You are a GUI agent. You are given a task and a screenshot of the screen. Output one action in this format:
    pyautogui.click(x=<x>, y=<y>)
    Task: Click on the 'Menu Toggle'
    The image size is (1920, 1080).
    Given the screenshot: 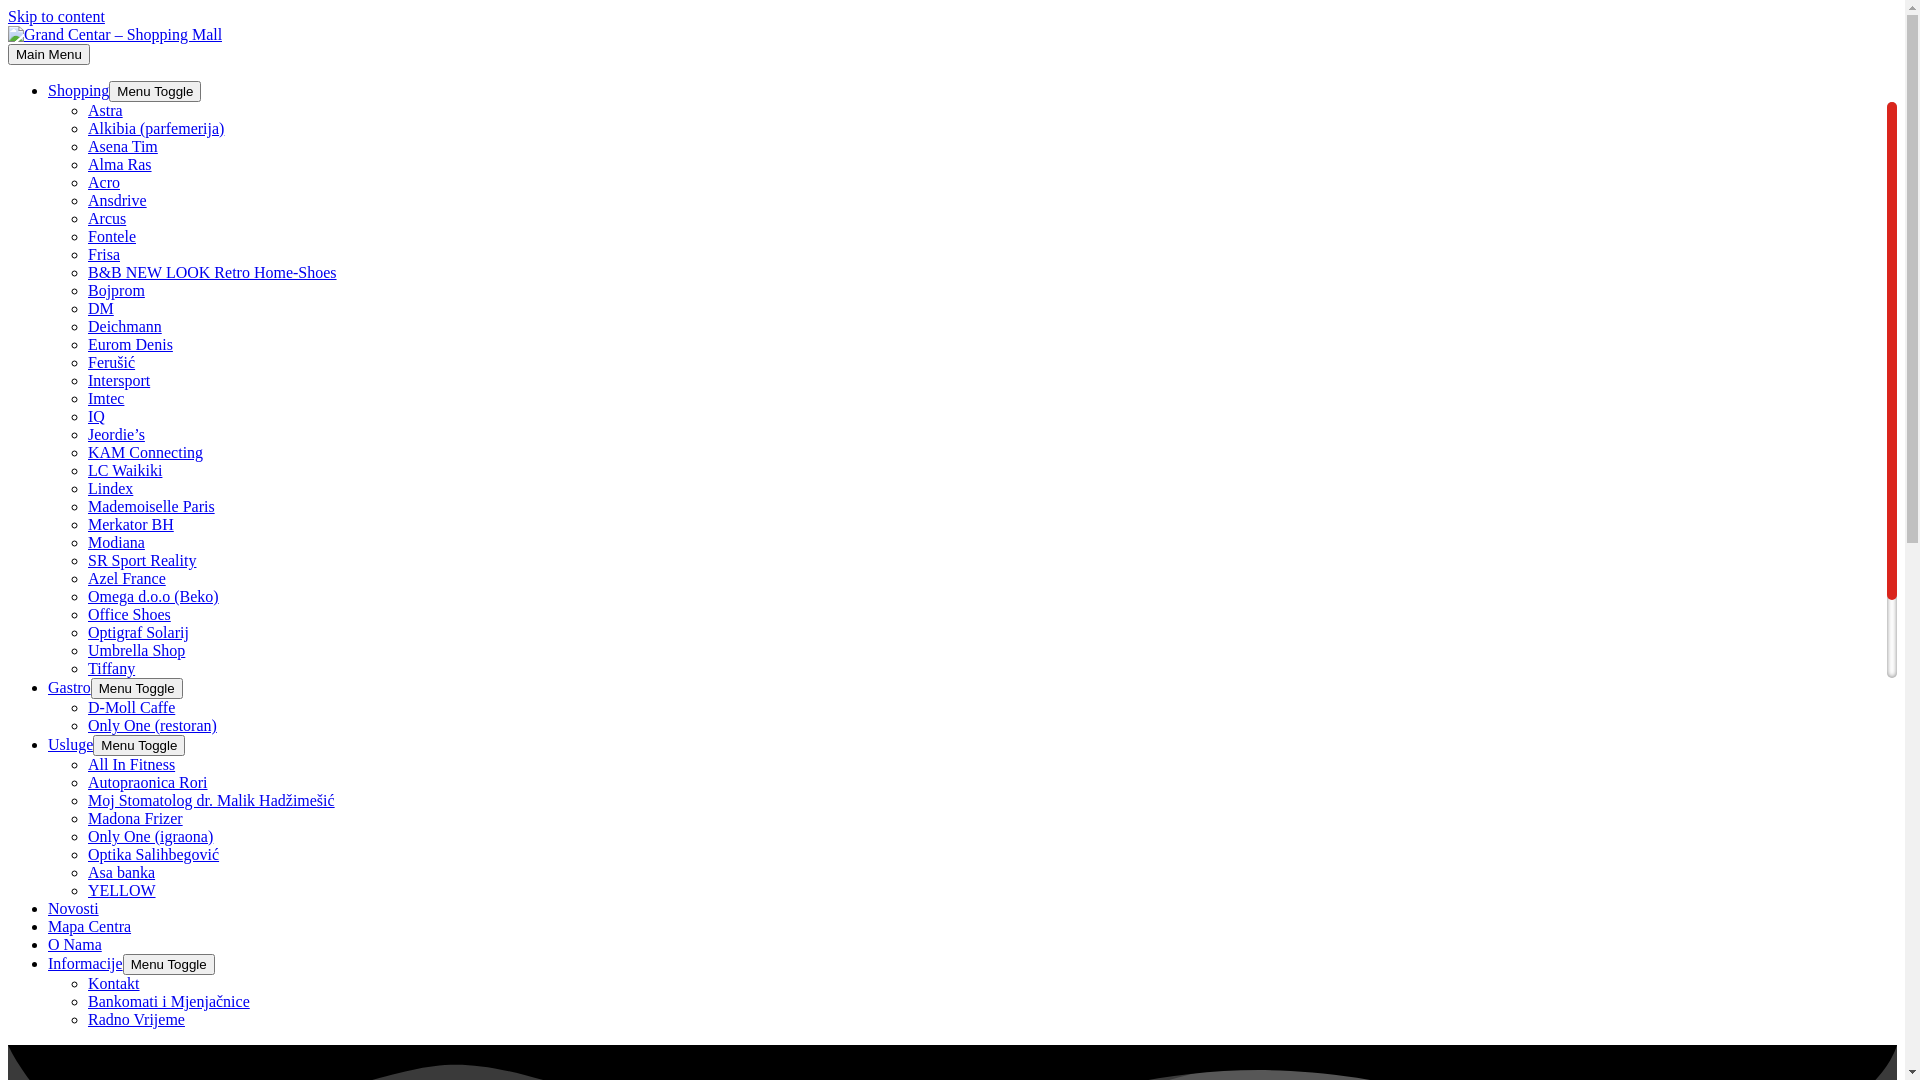 What is the action you would take?
    pyautogui.click(x=136, y=687)
    